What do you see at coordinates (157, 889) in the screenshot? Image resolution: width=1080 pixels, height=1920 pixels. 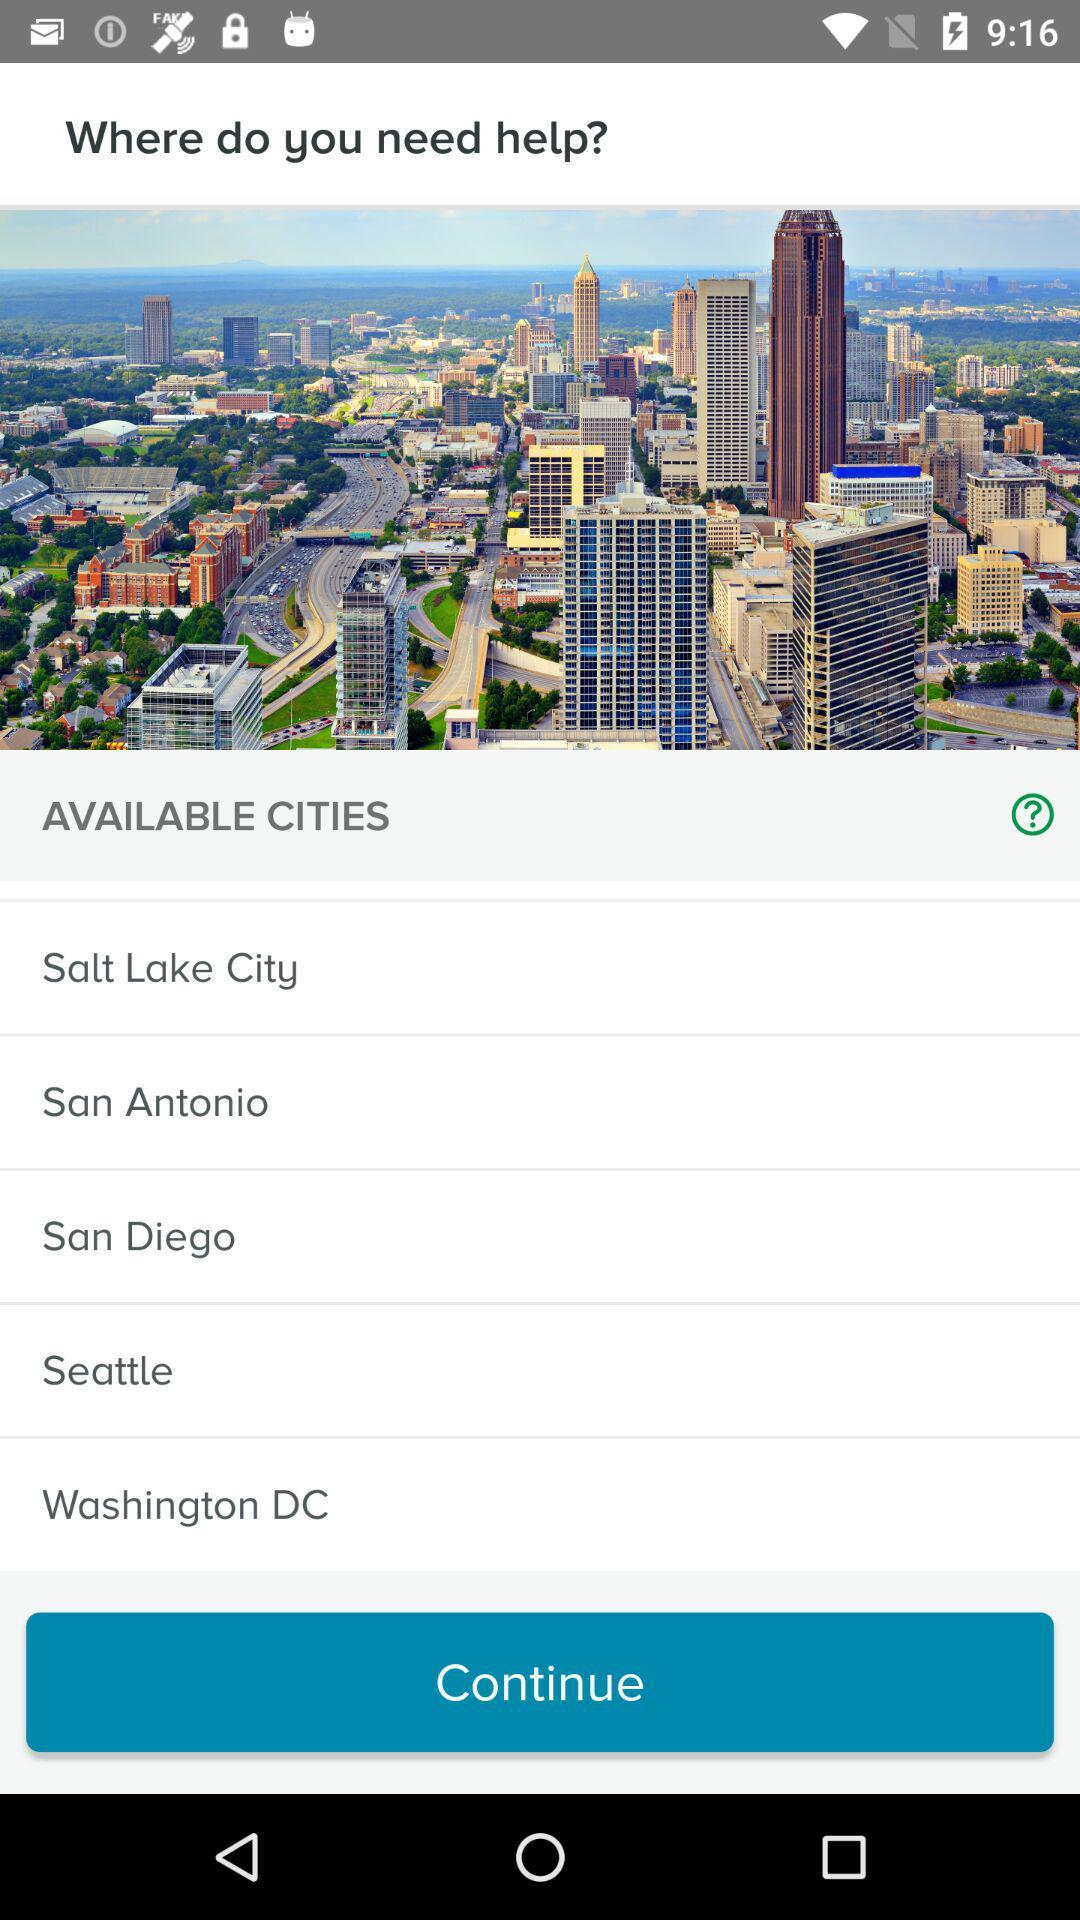 I see `icon below the available cities` at bounding box center [157, 889].